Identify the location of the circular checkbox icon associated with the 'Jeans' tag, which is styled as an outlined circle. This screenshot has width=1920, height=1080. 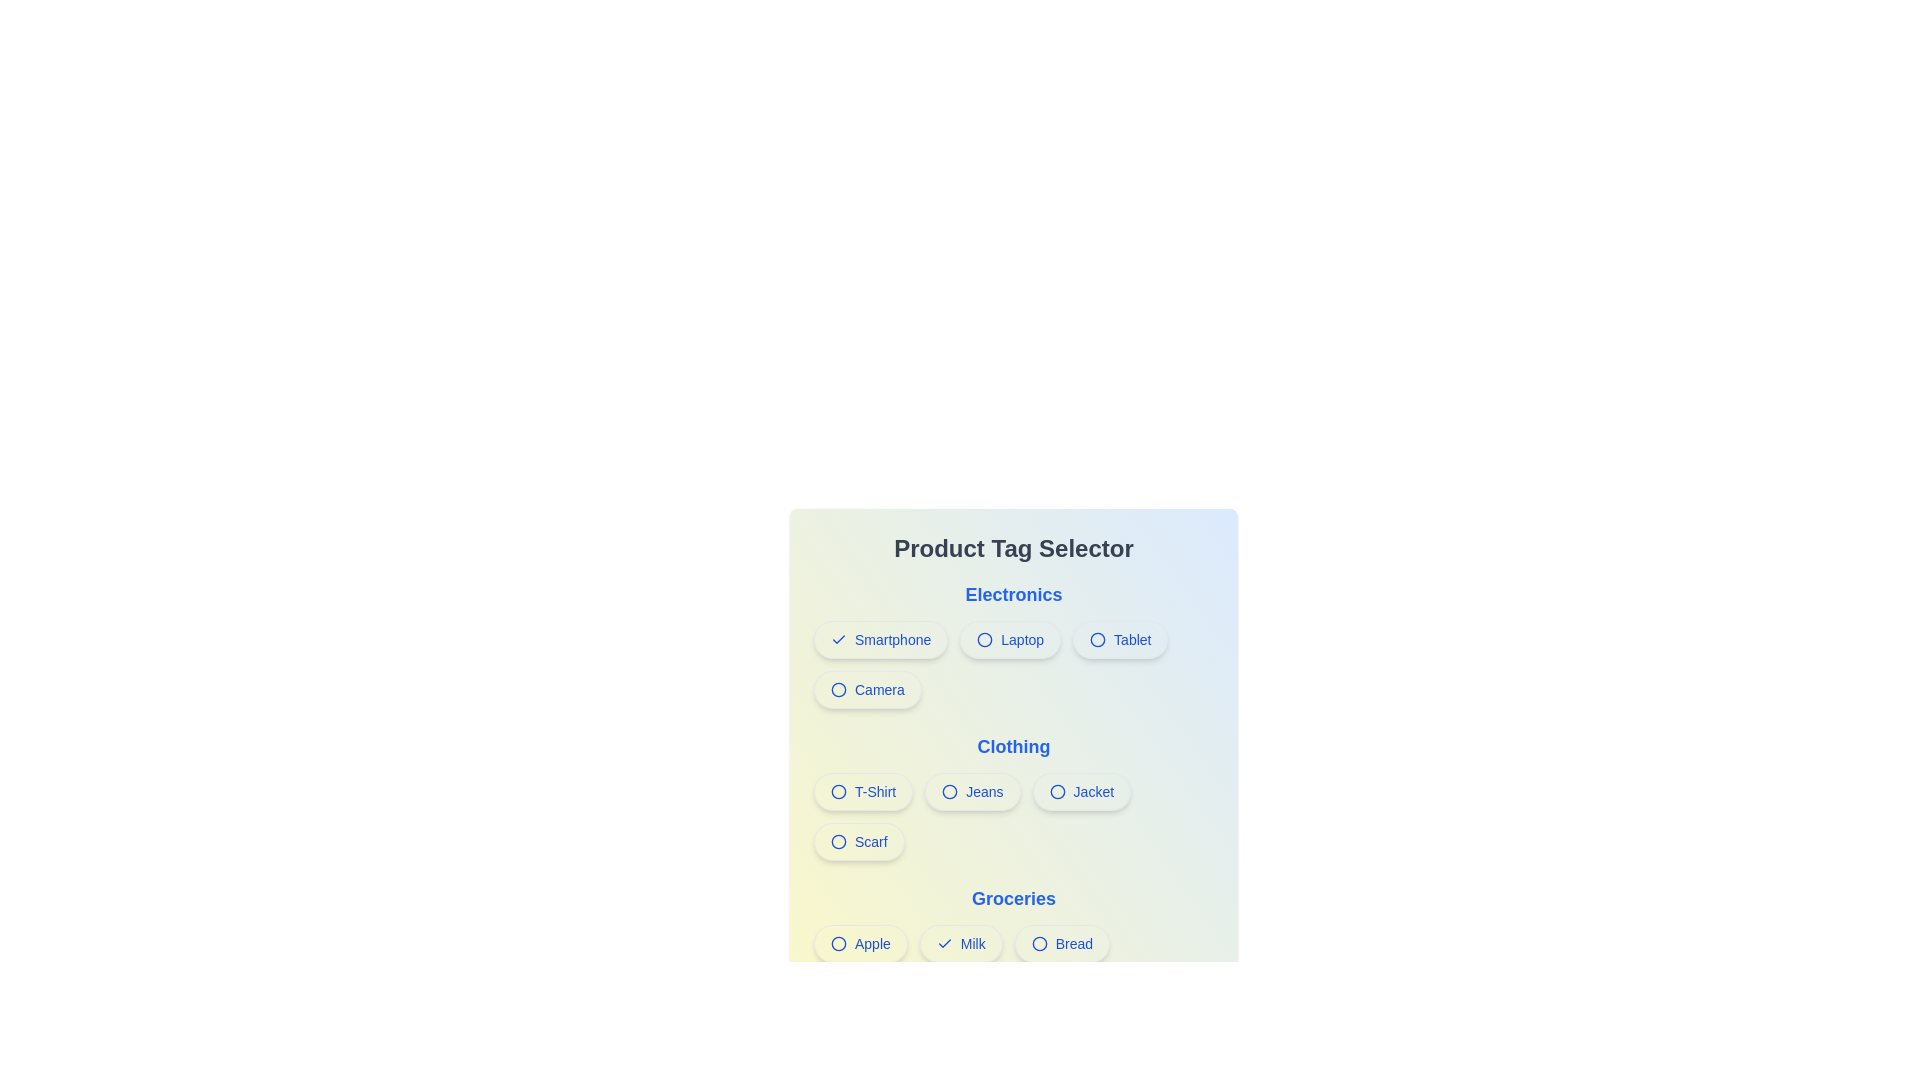
(949, 790).